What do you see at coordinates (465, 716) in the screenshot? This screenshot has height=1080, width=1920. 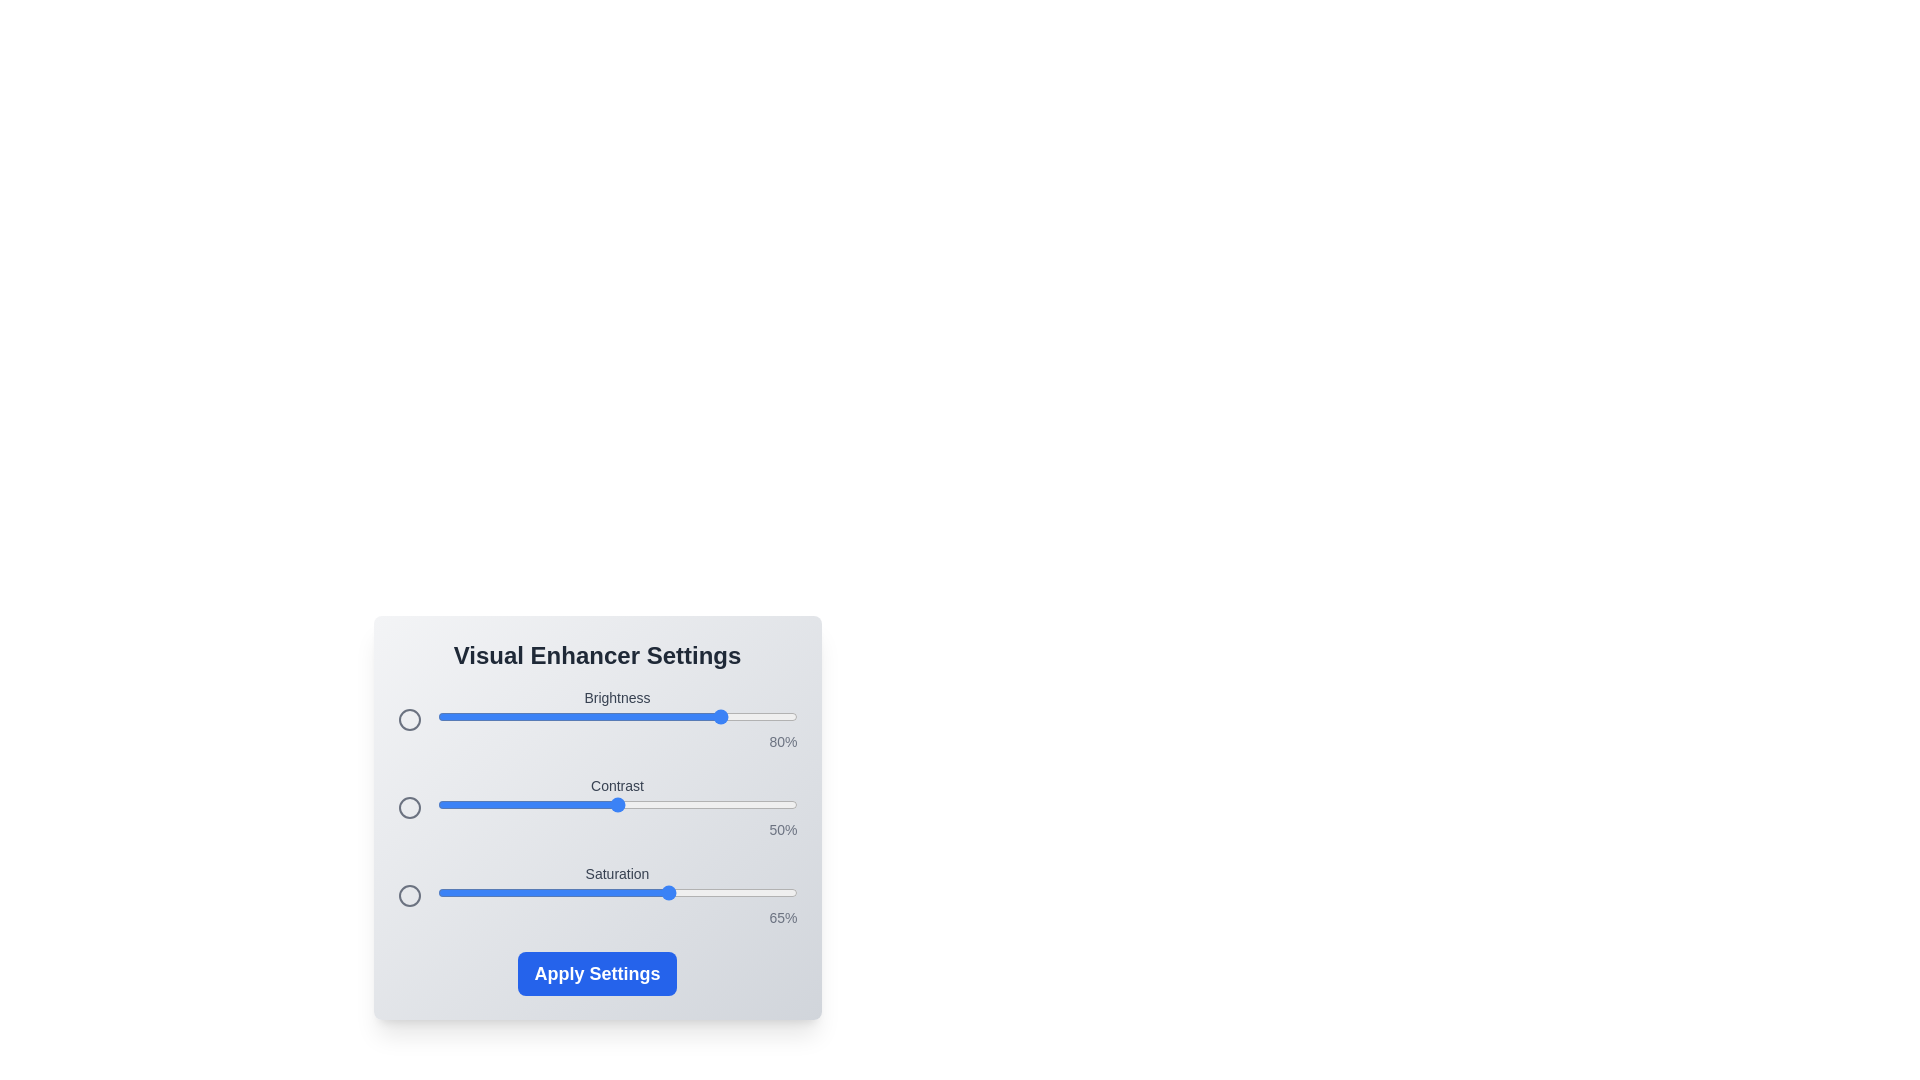 I see `the 0 slider to 8%` at bounding box center [465, 716].